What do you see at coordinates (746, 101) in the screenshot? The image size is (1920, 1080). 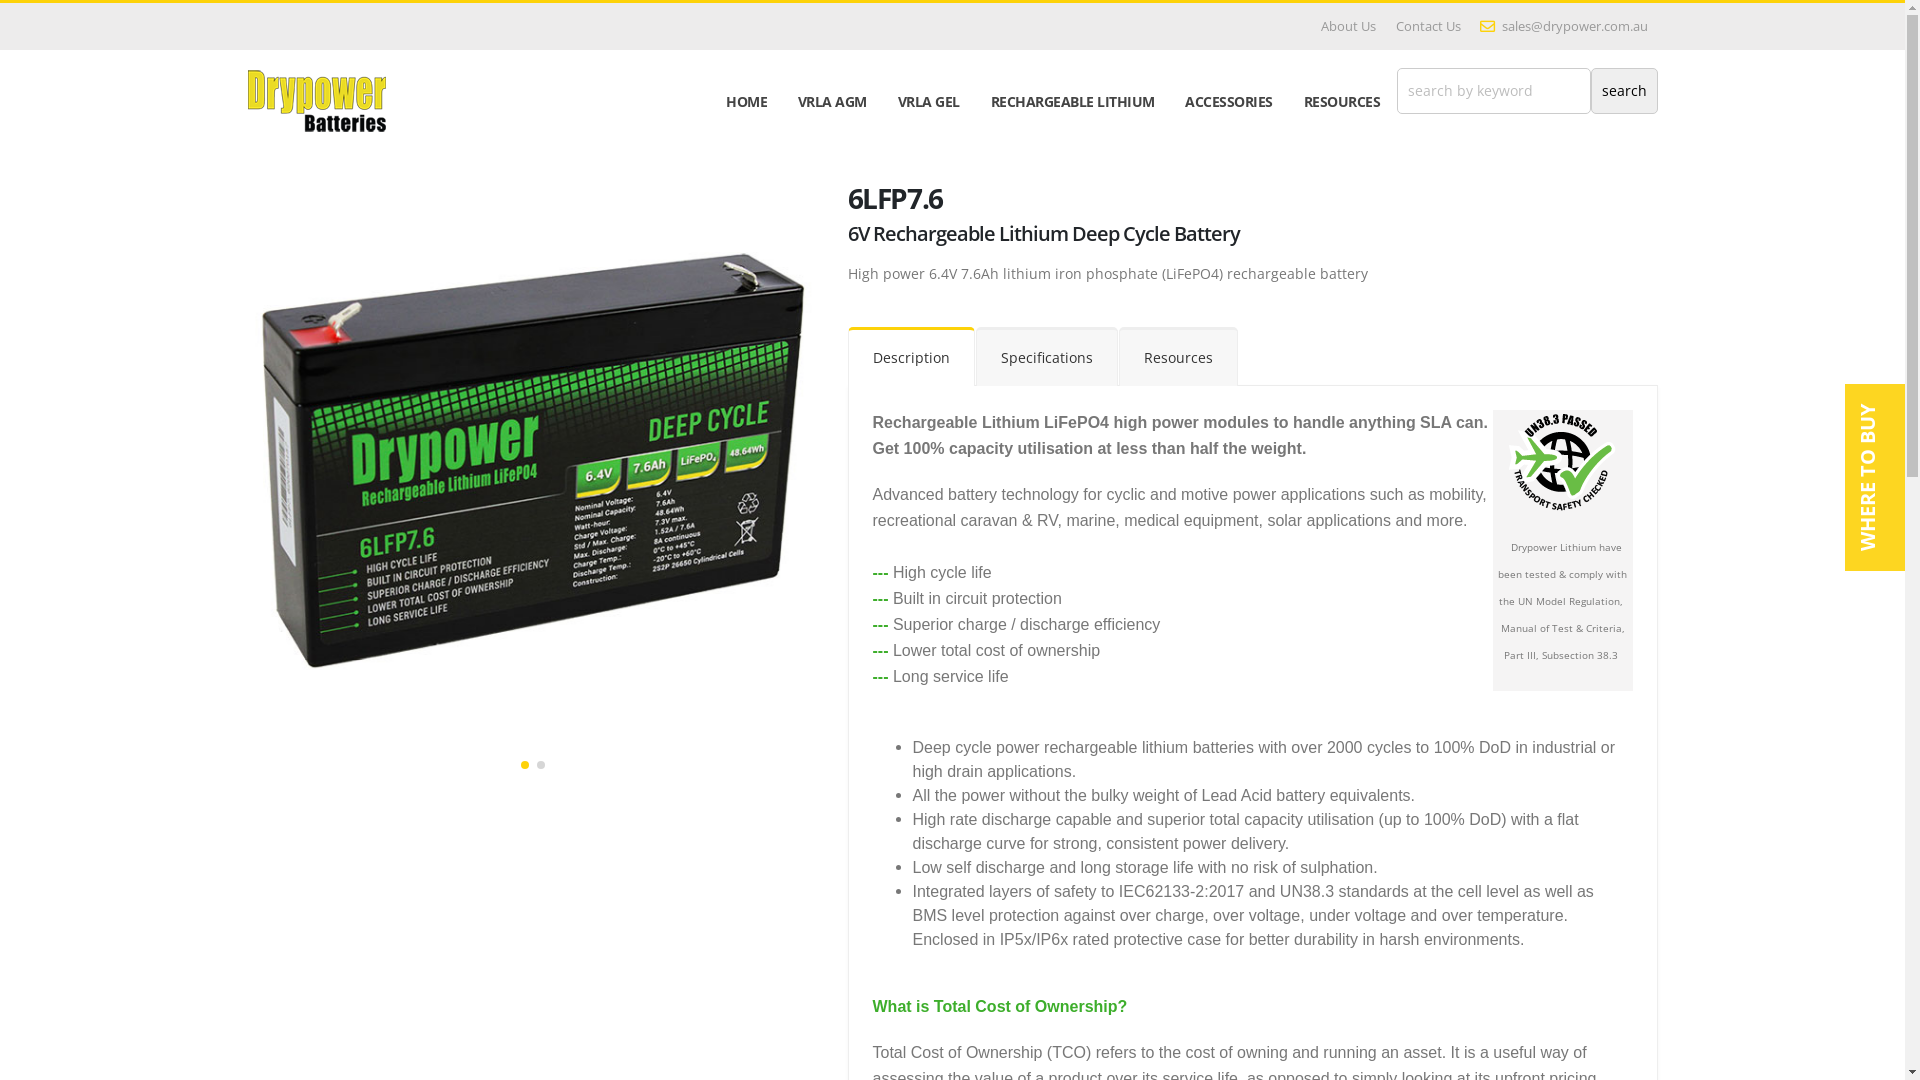 I see `'HOME'` at bounding box center [746, 101].